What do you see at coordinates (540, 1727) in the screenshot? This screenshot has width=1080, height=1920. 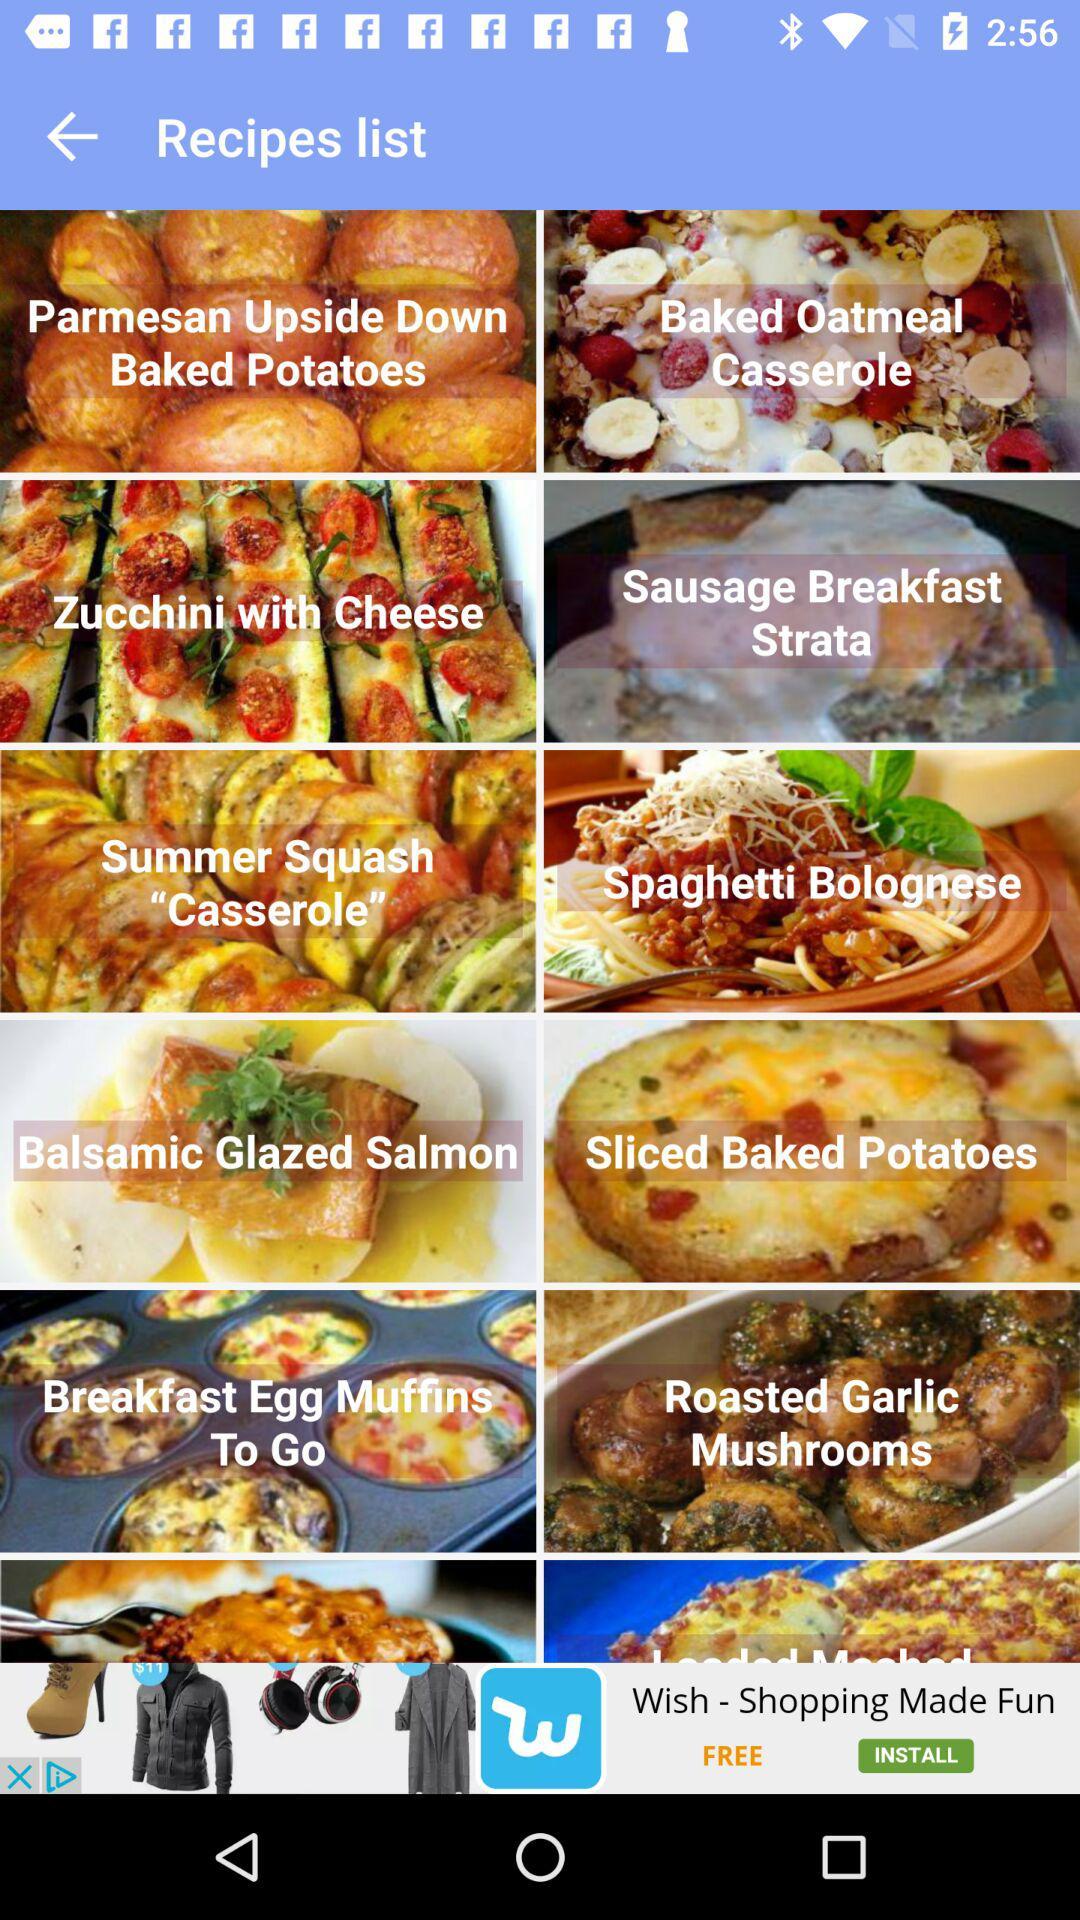 I see `open advertisement` at bounding box center [540, 1727].